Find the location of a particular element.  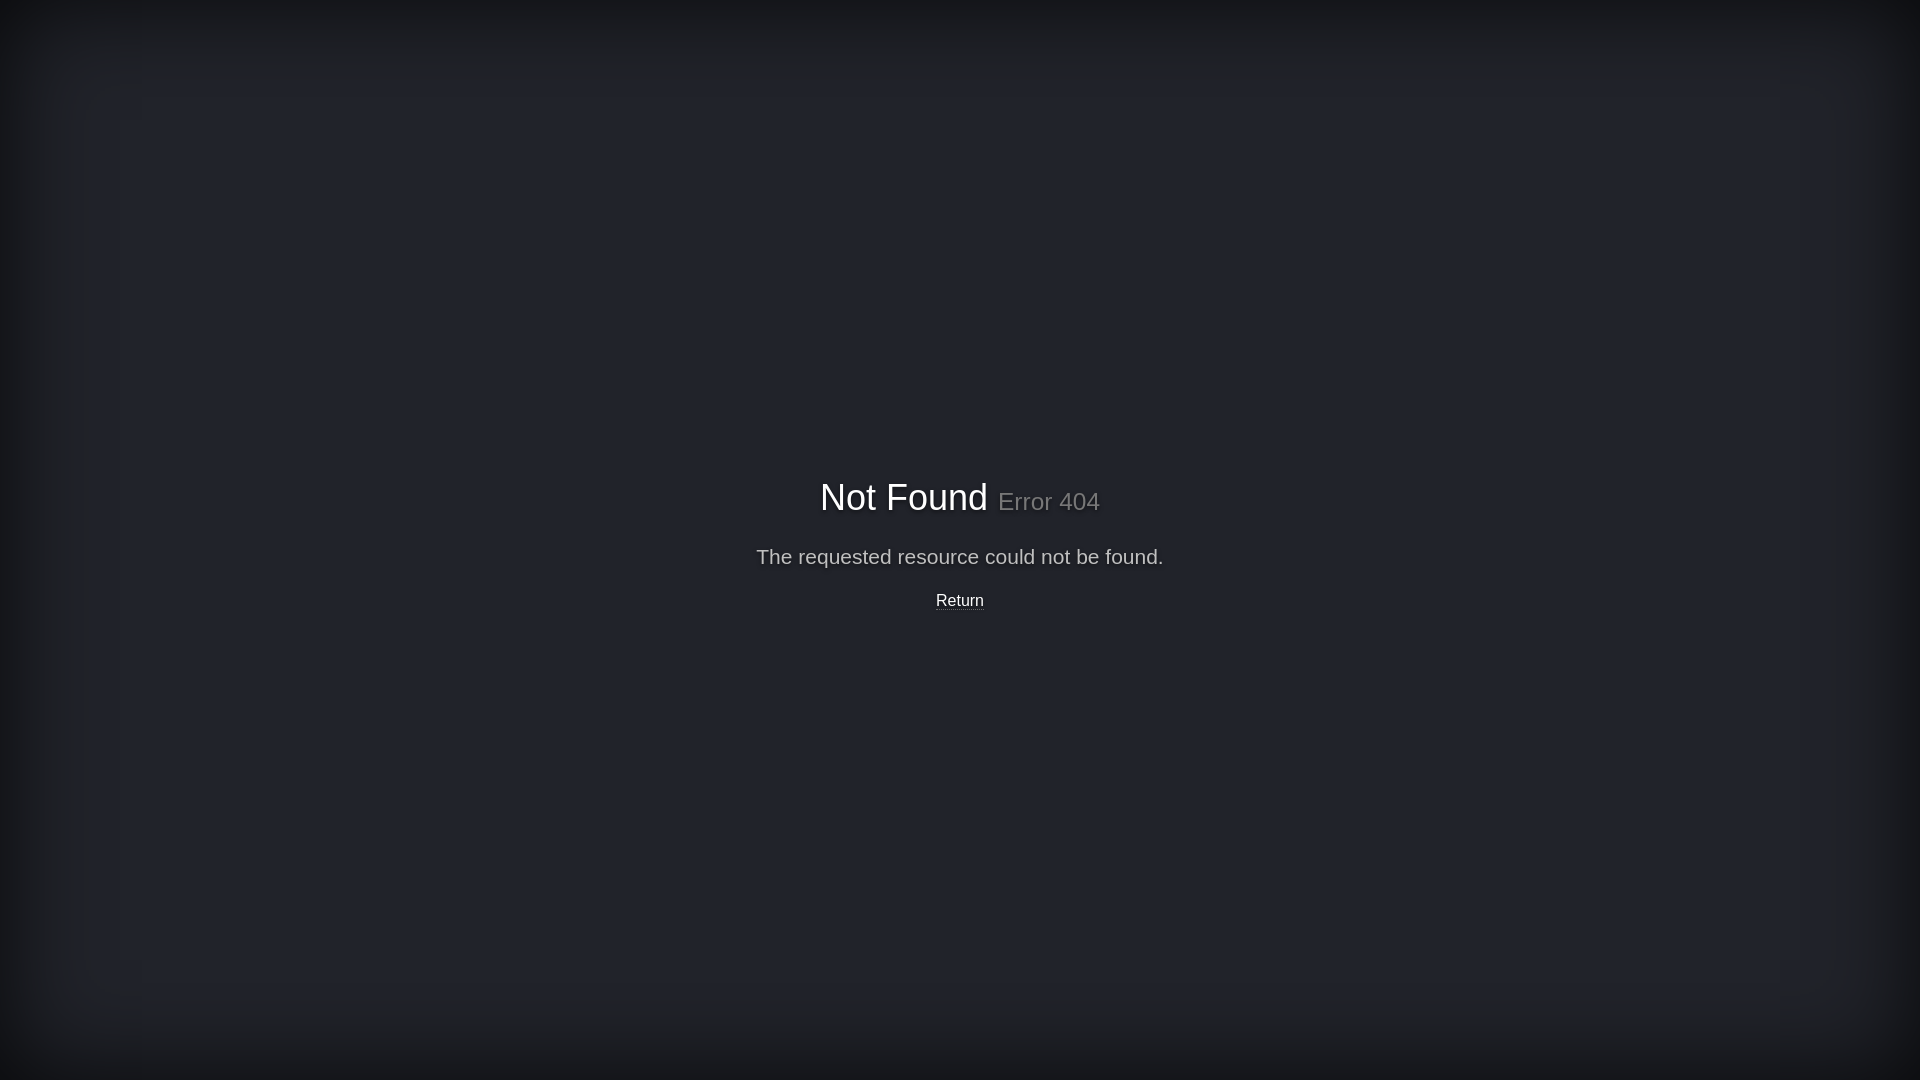

'Return' is located at coordinates (960, 600).